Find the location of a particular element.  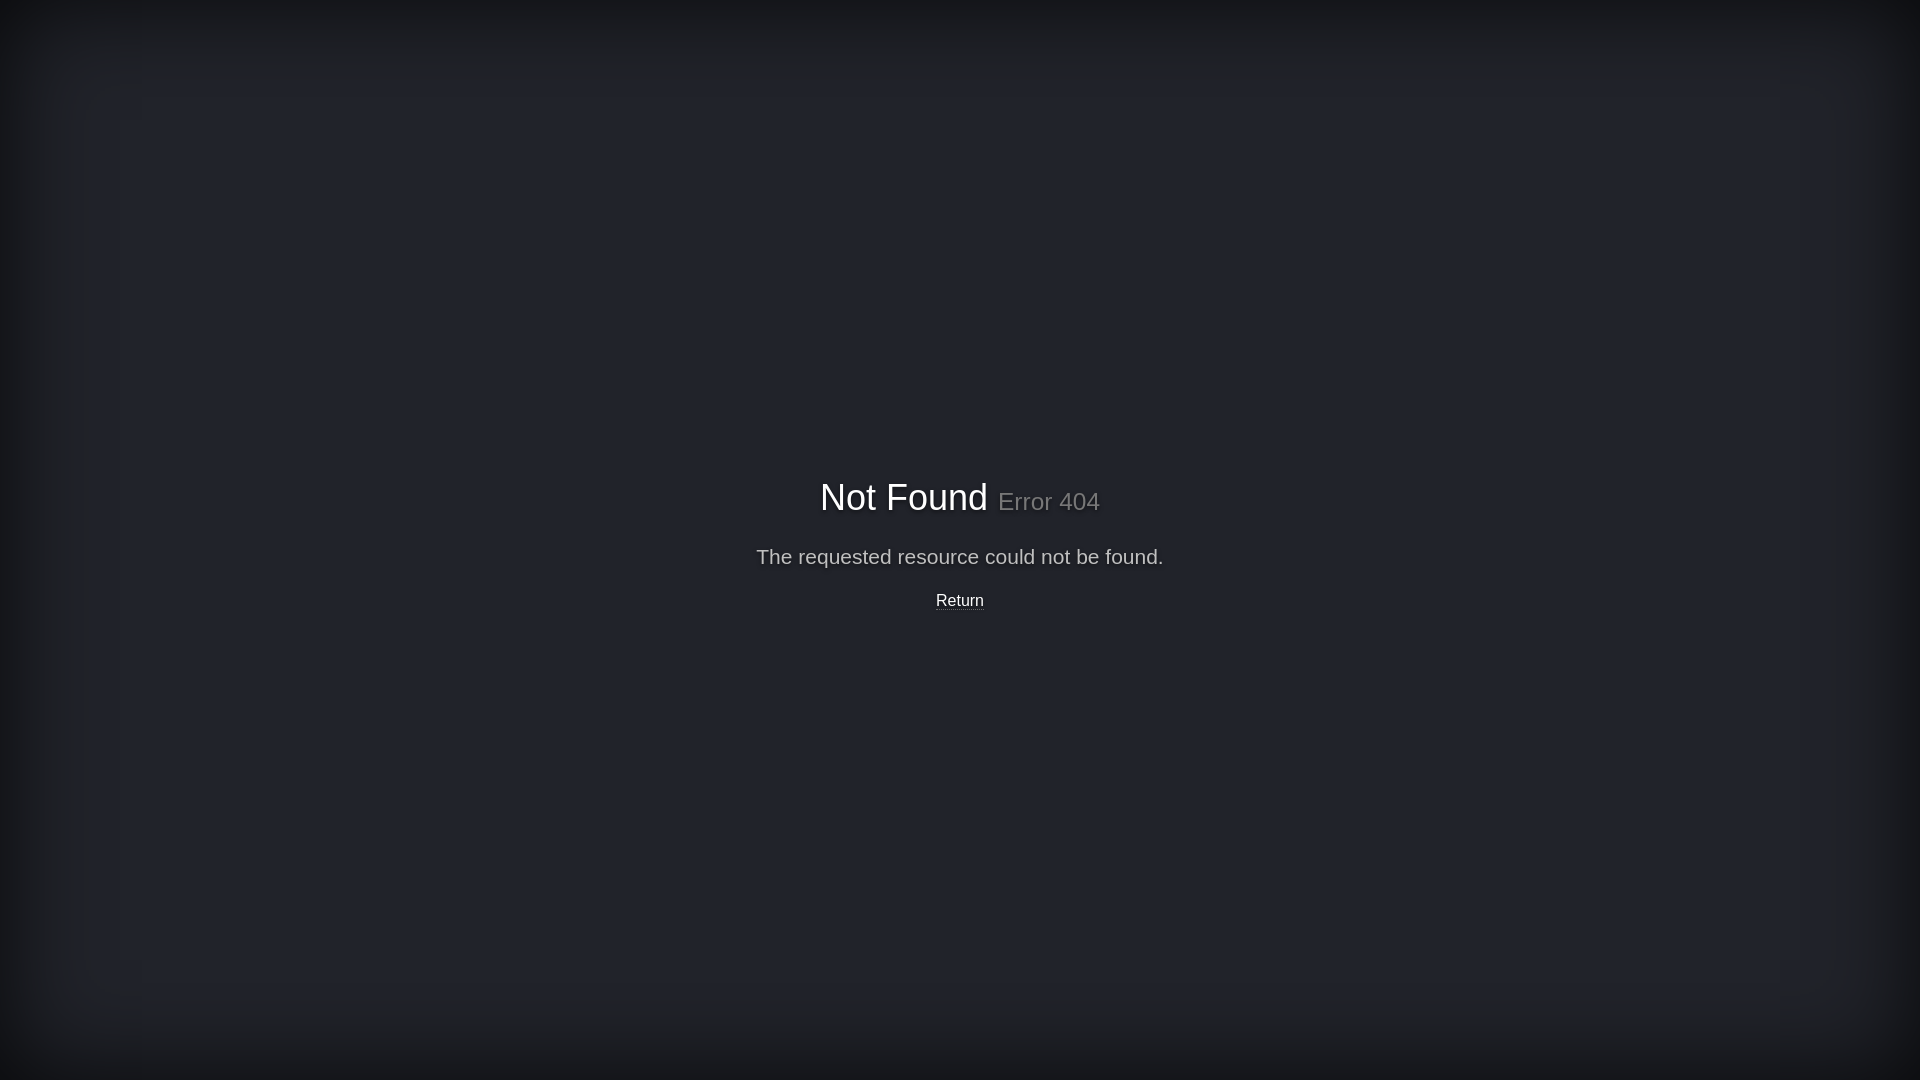

'Return' is located at coordinates (960, 600).